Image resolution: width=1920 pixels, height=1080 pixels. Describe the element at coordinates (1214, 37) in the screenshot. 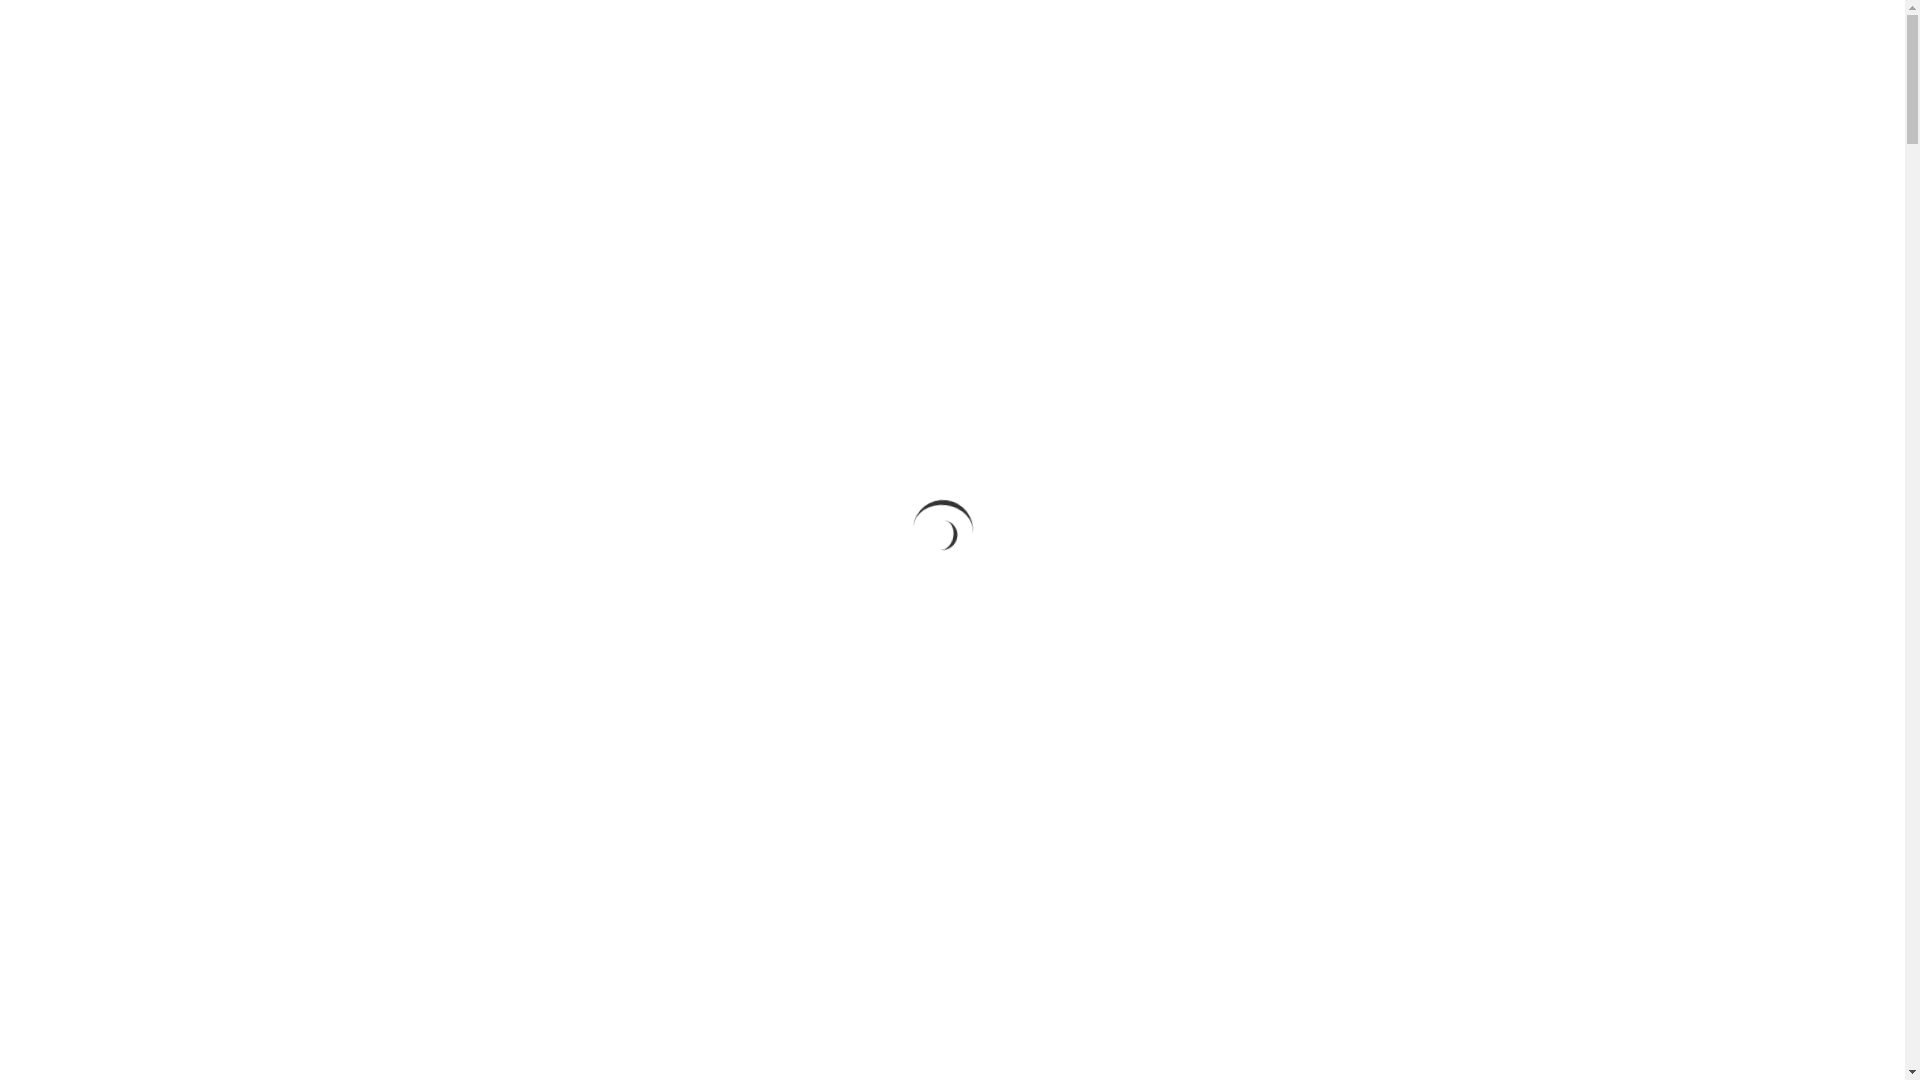

I see `'VEHICLE SERVICING'` at that location.